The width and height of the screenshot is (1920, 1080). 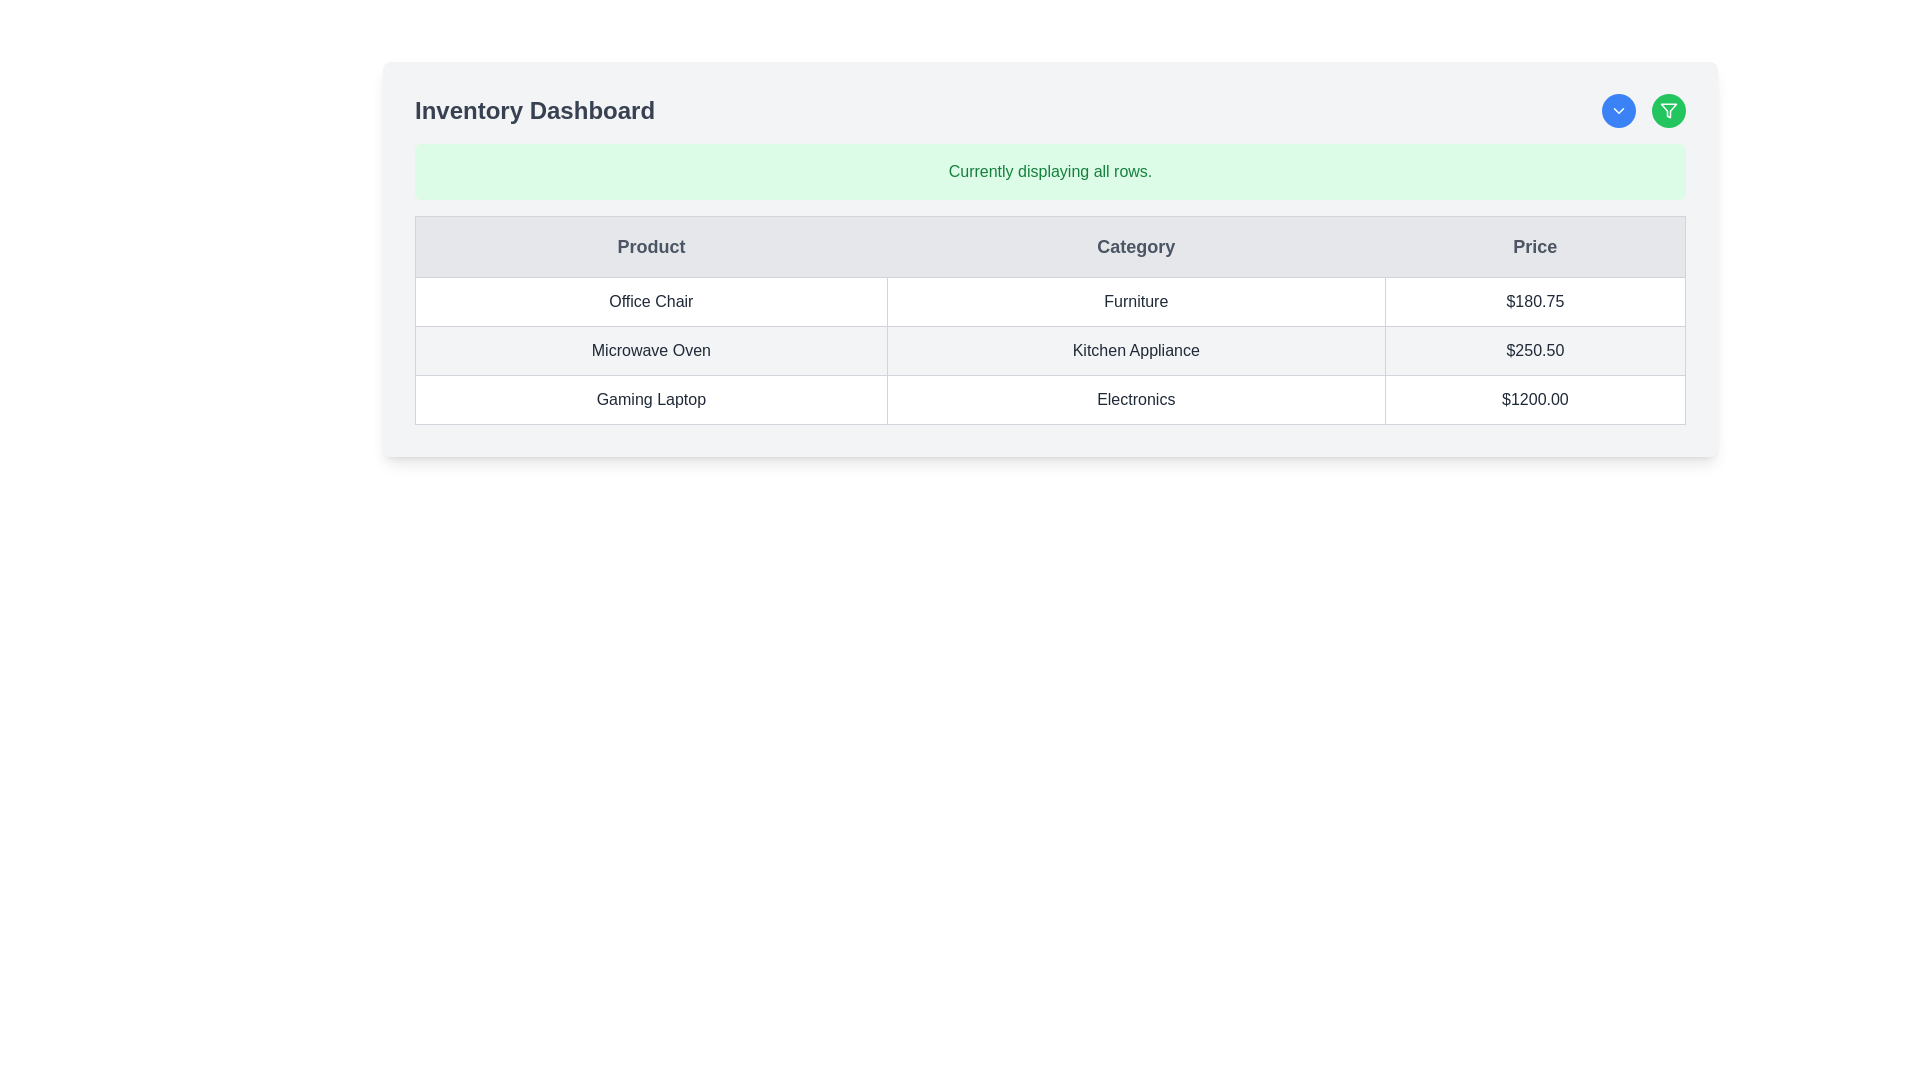 What do you see at coordinates (1049, 171) in the screenshot?
I see `the text label that displays 'Currently displaying all rows.' which is styled in bold green font on a light green background, located beneath the 'Inventory Dashboard' header` at bounding box center [1049, 171].